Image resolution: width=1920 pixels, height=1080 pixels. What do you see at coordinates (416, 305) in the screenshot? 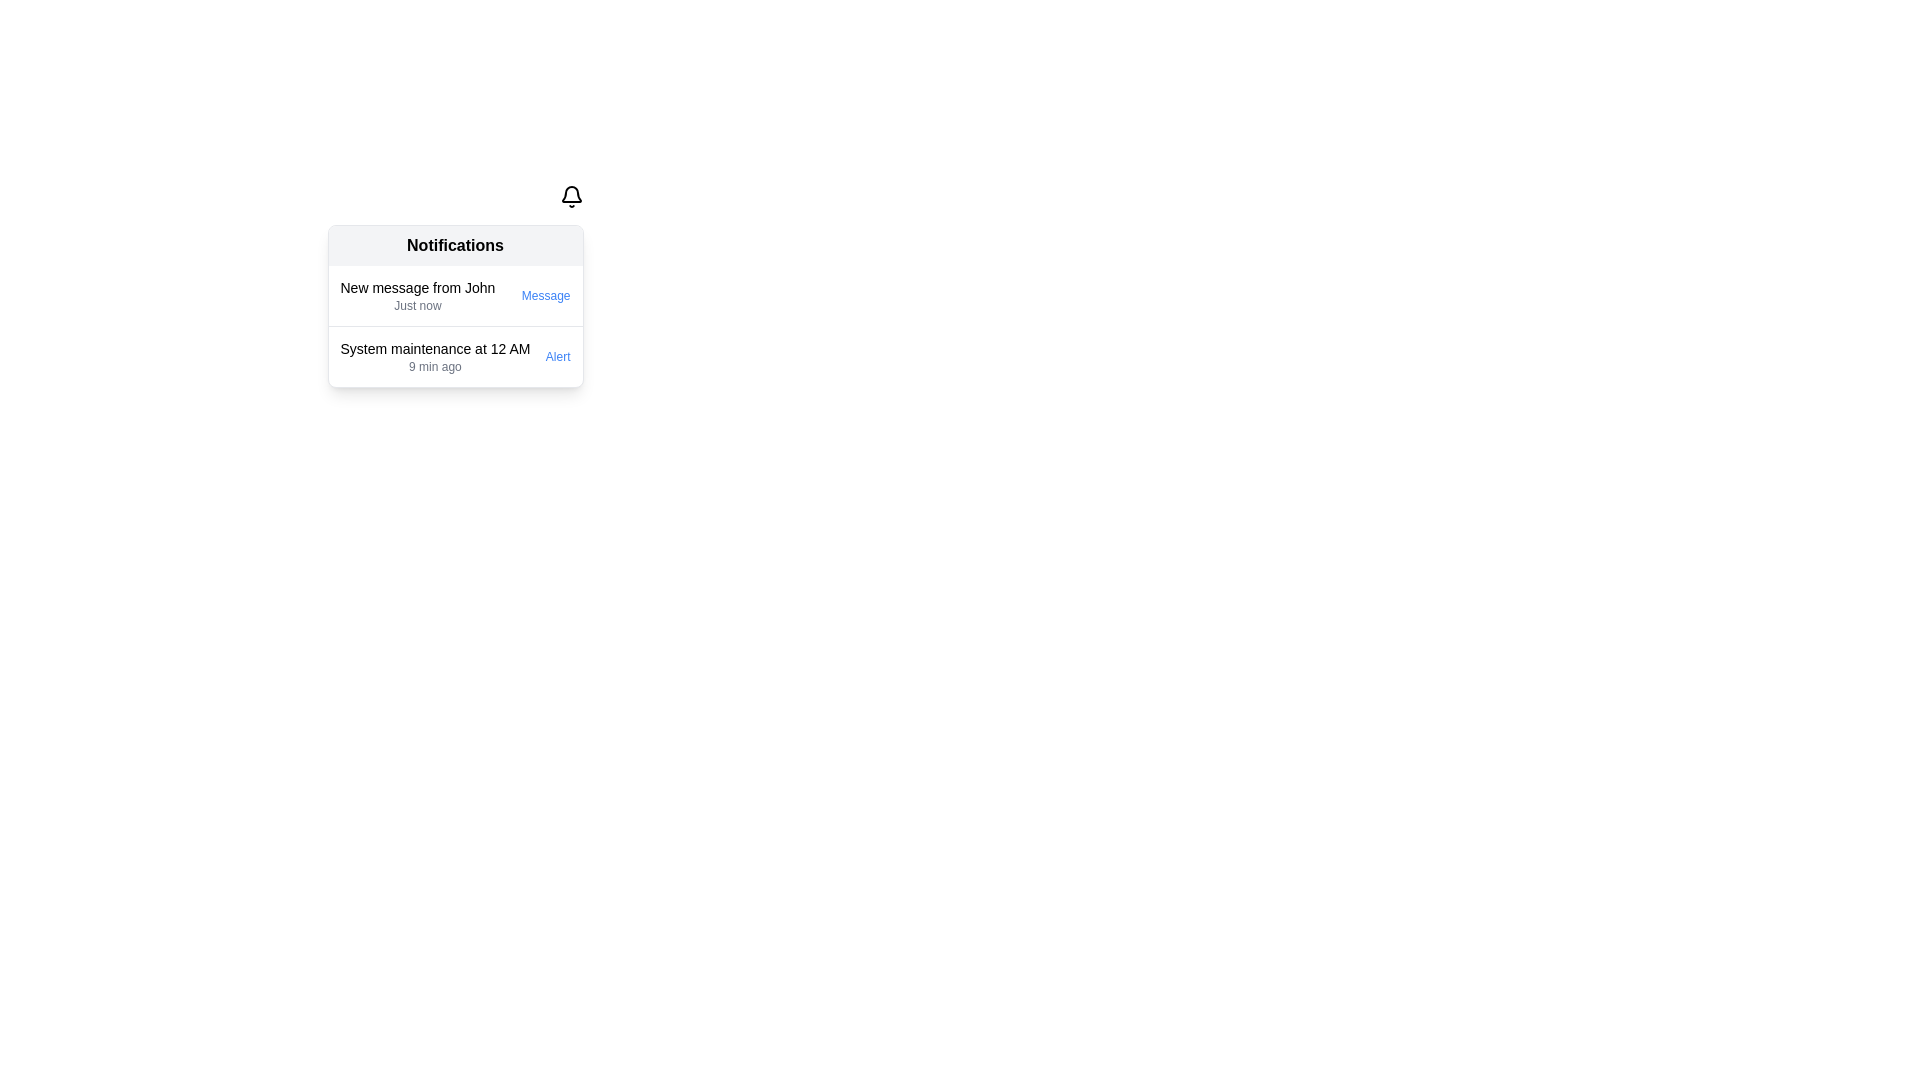
I see `the timestamp label indicating 'Just now', which is located under the first message item 'New message from John' in the notifications dropdown` at bounding box center [416, 305].